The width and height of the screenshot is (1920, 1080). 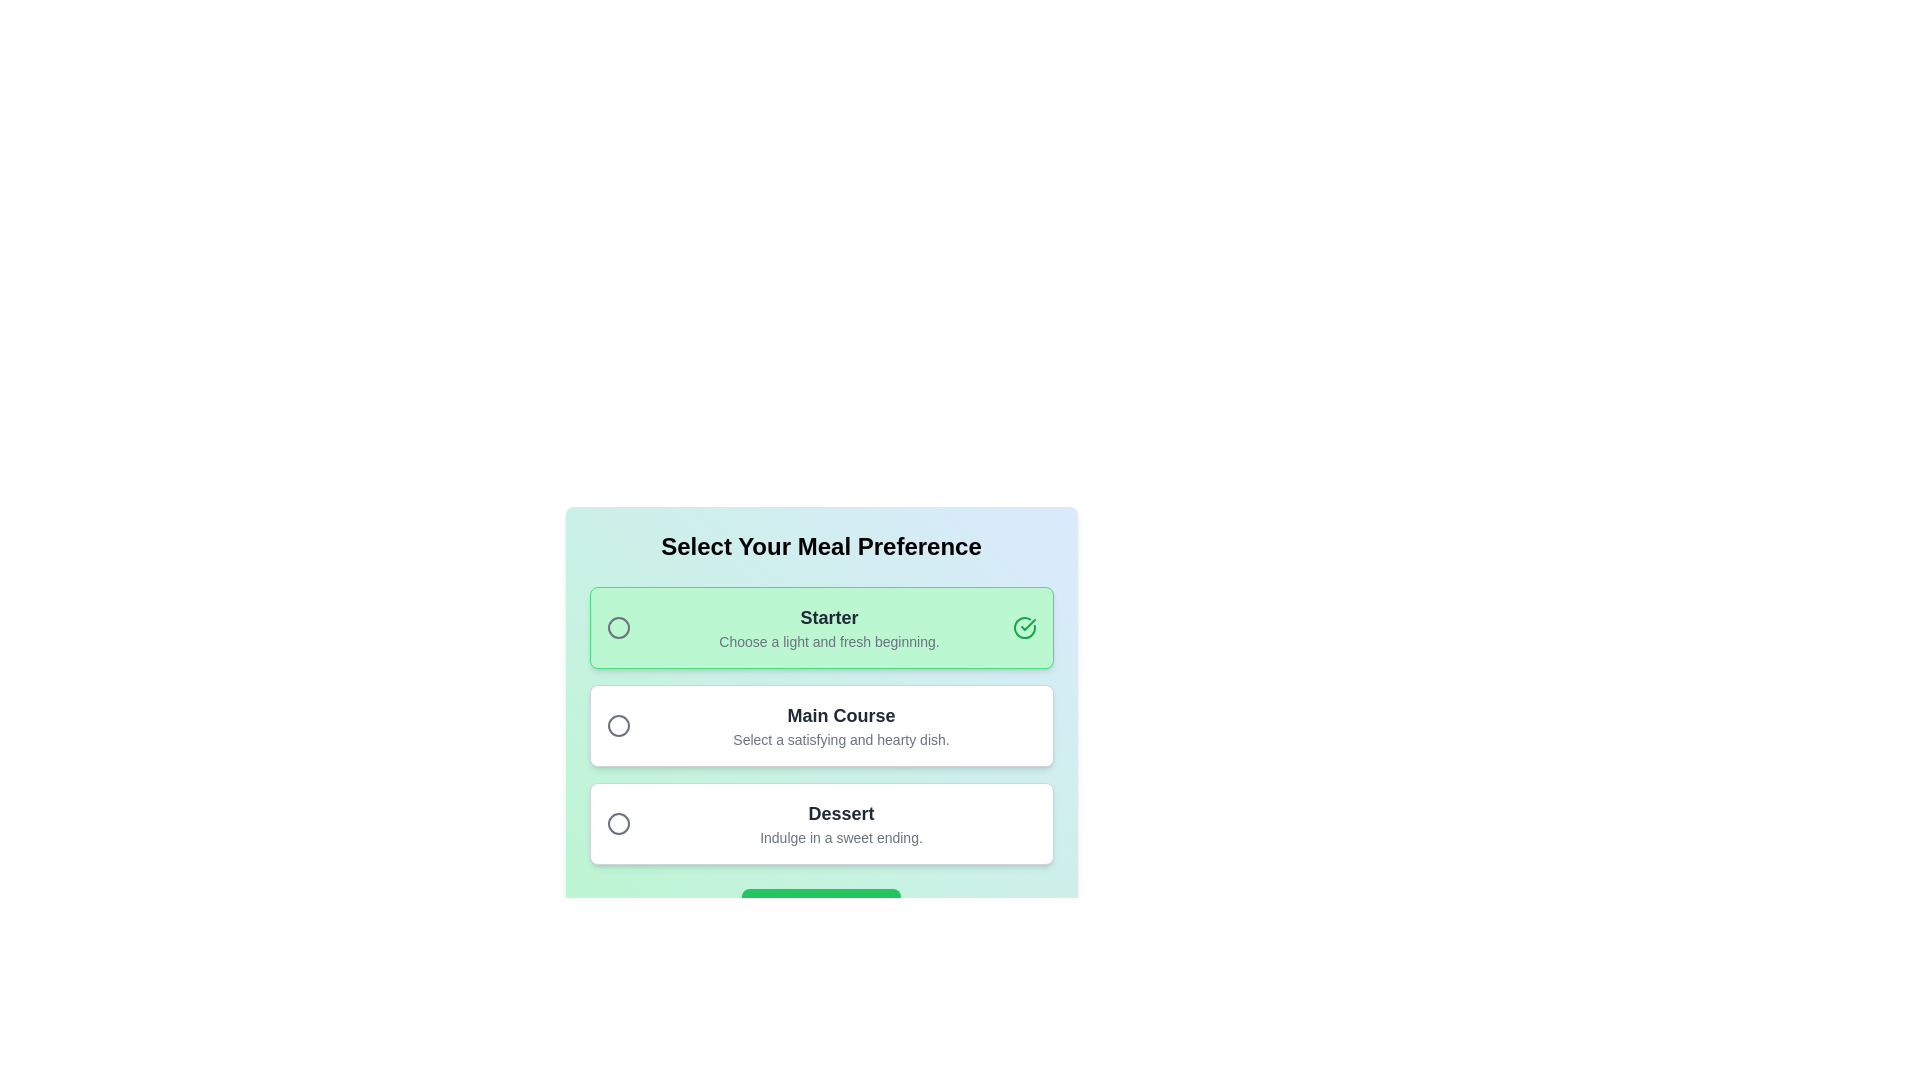 I want to click on the 'Main Course' title label in the meal selection interface, so click(x=841, y=715).